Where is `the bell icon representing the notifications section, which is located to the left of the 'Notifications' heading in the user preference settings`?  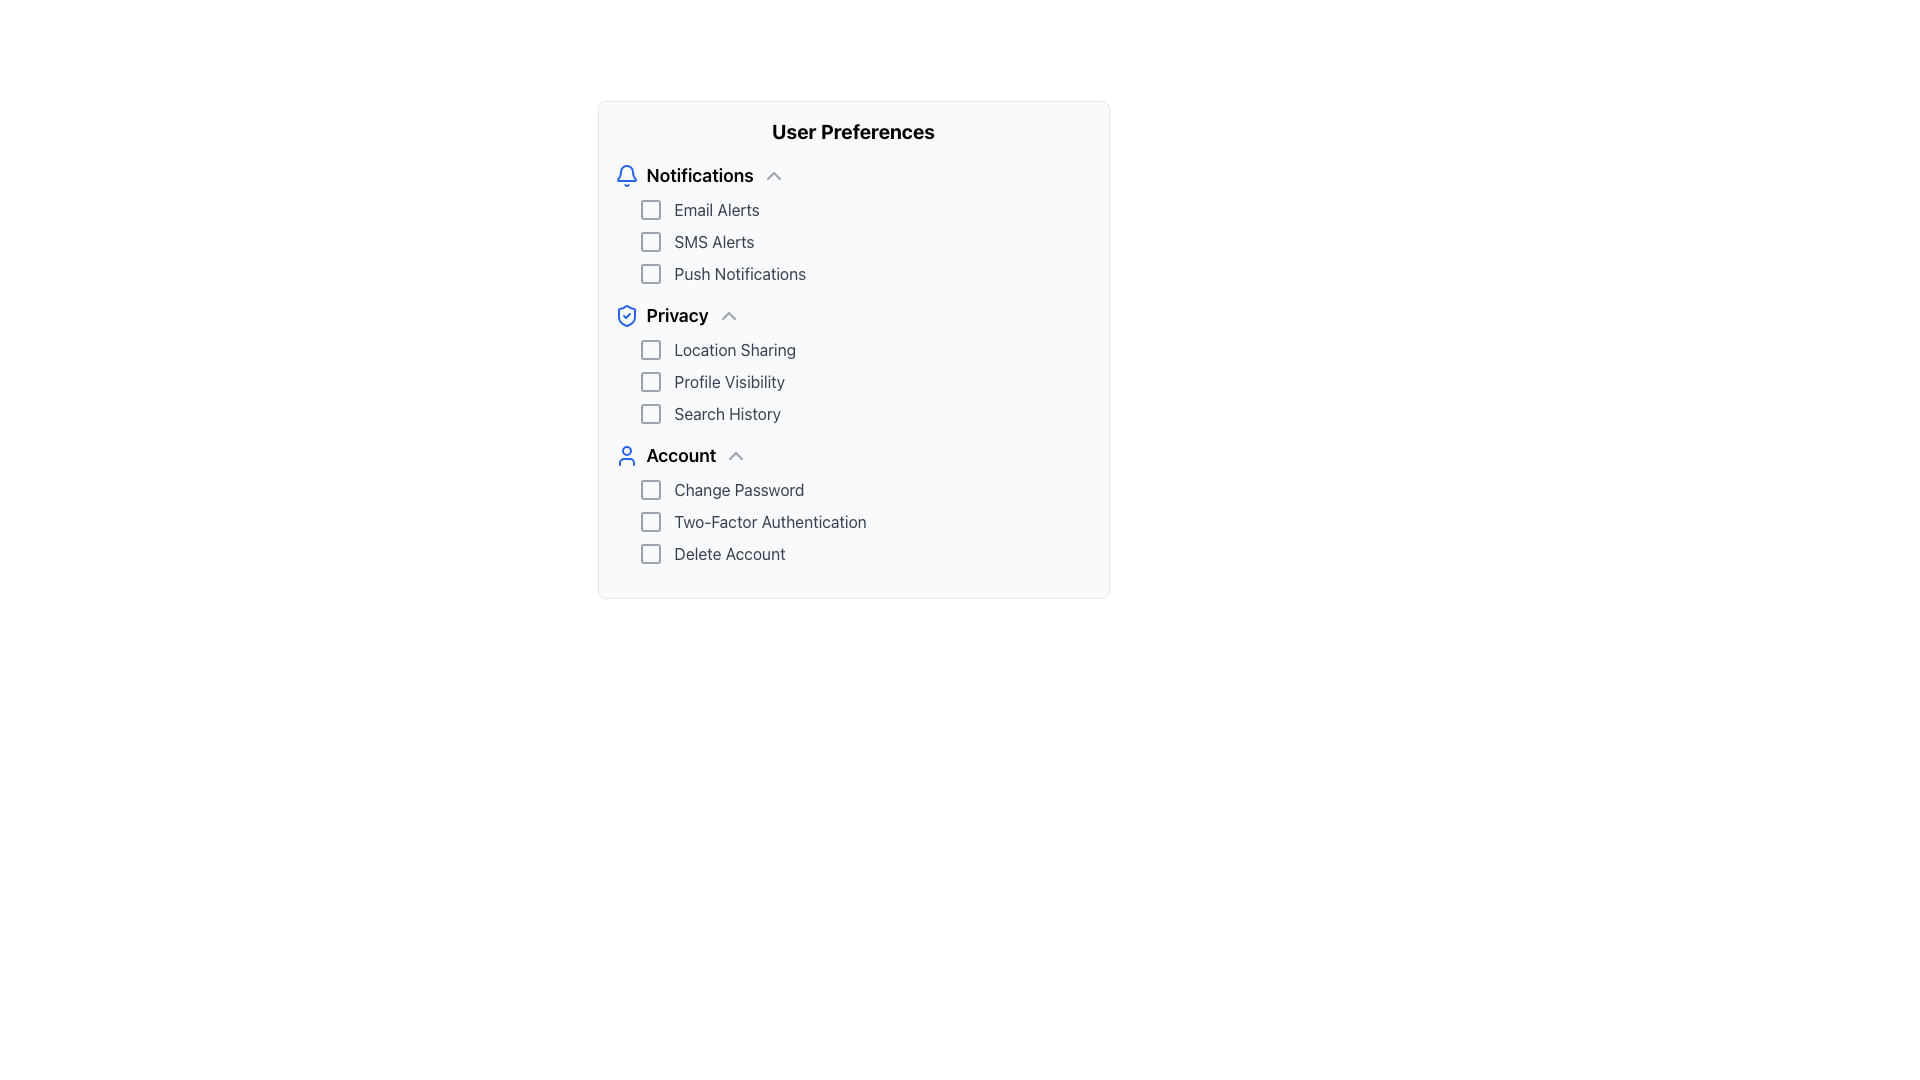 the bell icon representing the notifications section, which is located to the left of the 'Notifications' heading in the user preference settings is located at coordinates (625, 172).